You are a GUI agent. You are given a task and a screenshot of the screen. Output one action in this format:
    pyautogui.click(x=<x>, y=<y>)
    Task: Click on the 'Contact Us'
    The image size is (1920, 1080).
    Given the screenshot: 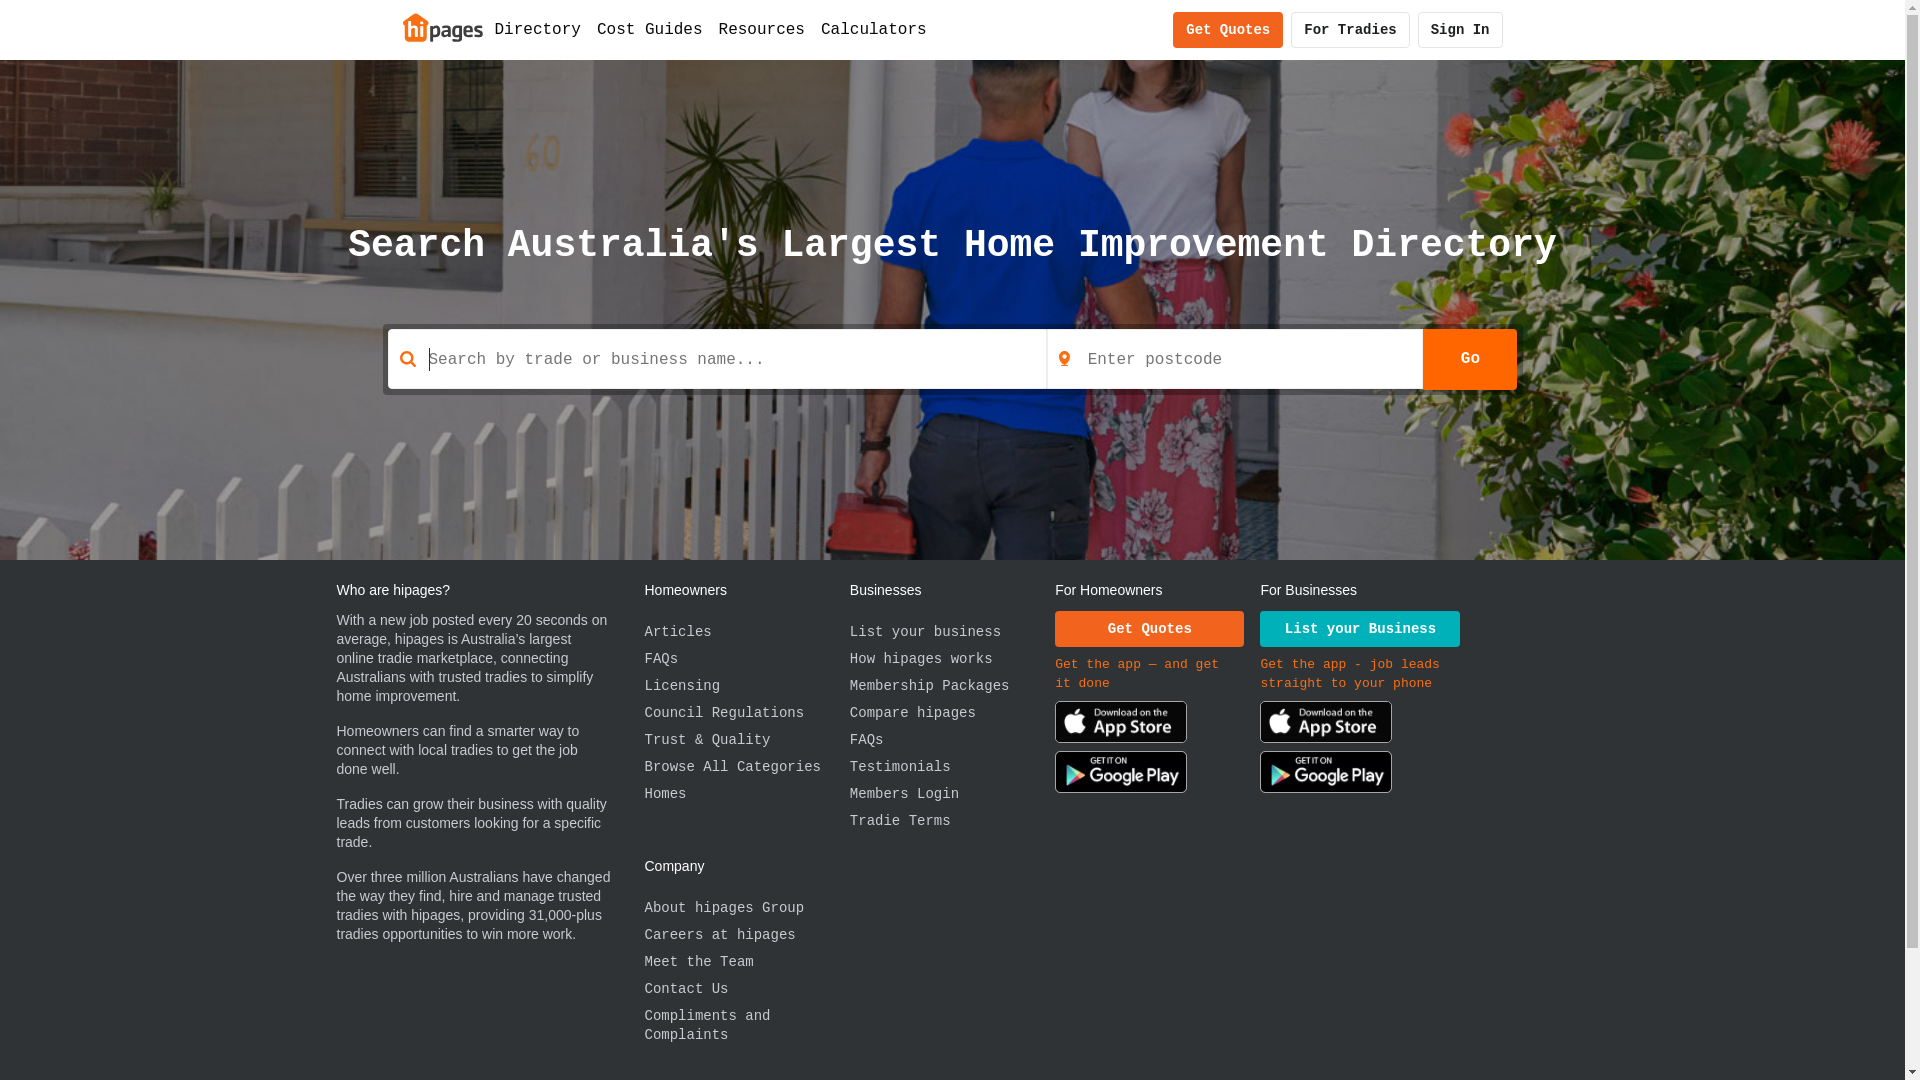 What is the action you would take?
    pyautogui.click(x=643, y=988)
    